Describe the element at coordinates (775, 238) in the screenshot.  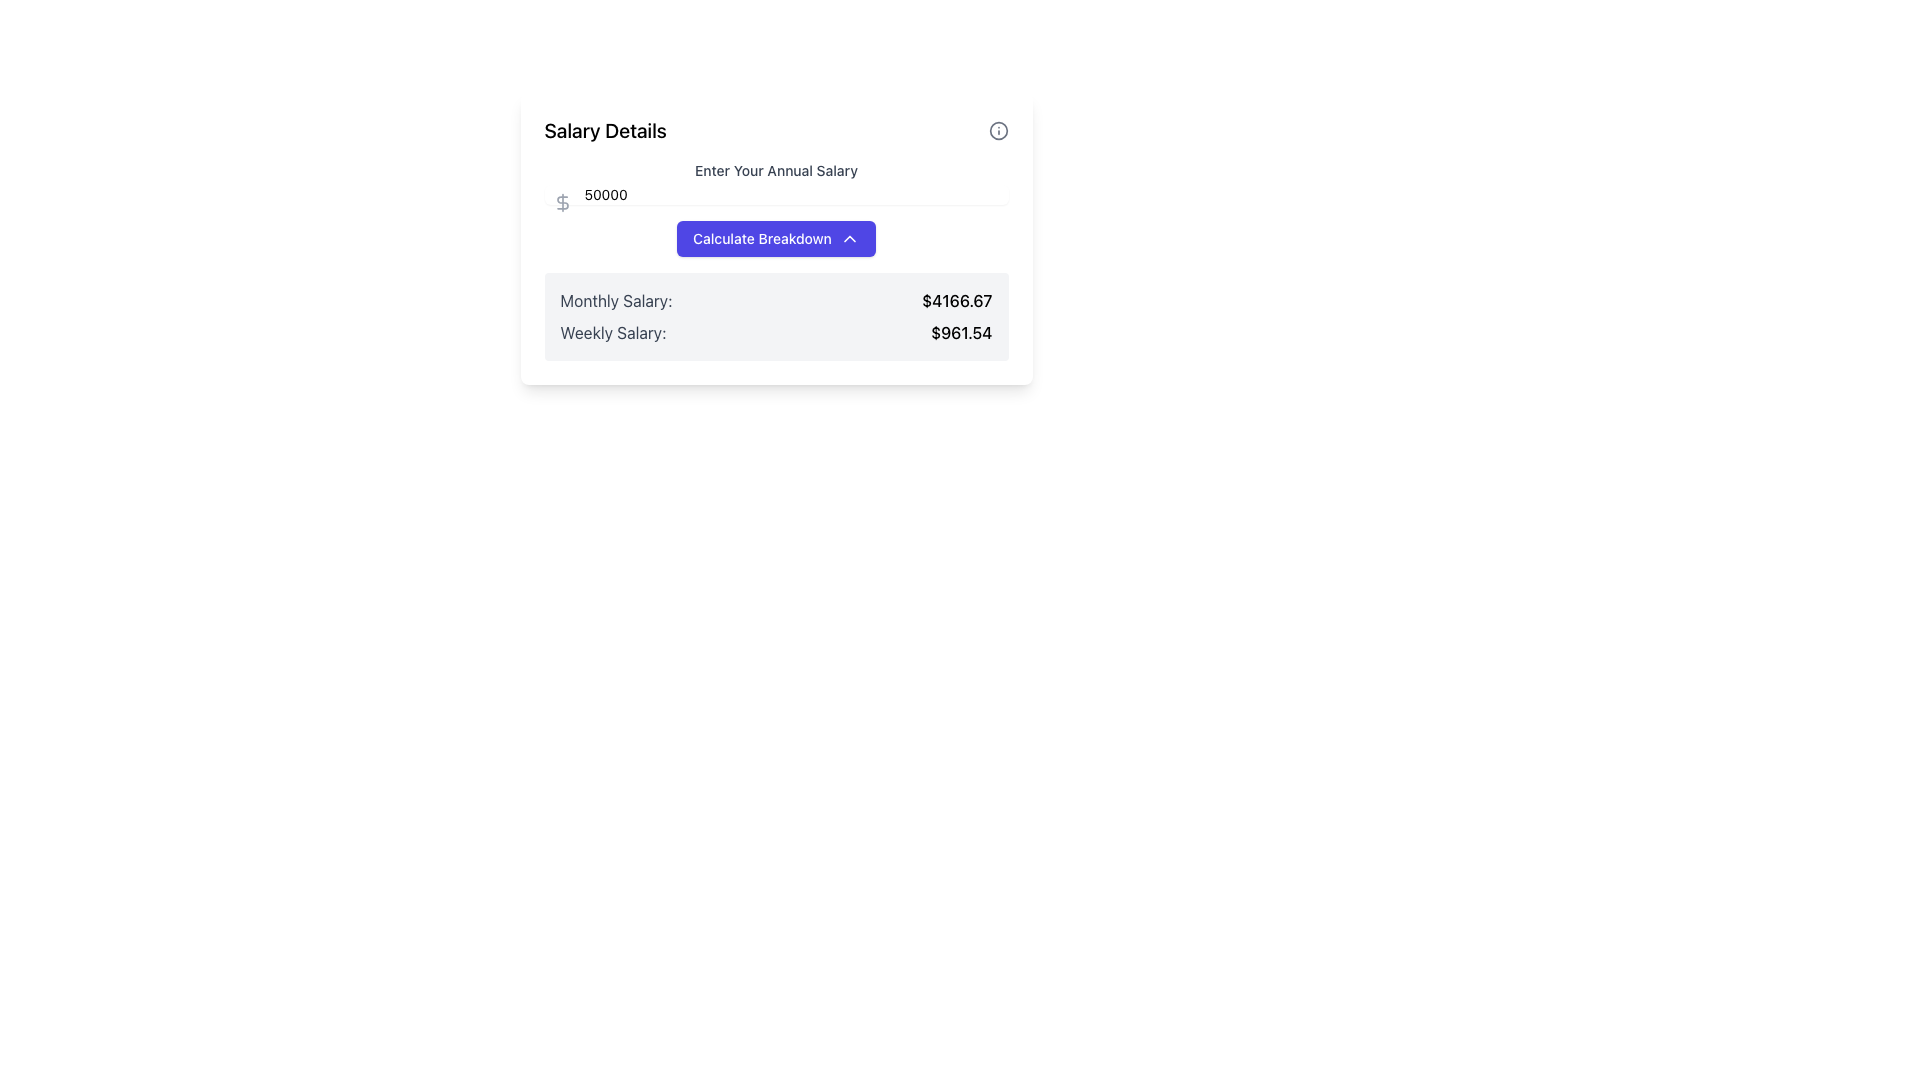
I see `the blue button labeled 'Calculate Breakdown' on the financial calculator panel displaying salary details` at that location.